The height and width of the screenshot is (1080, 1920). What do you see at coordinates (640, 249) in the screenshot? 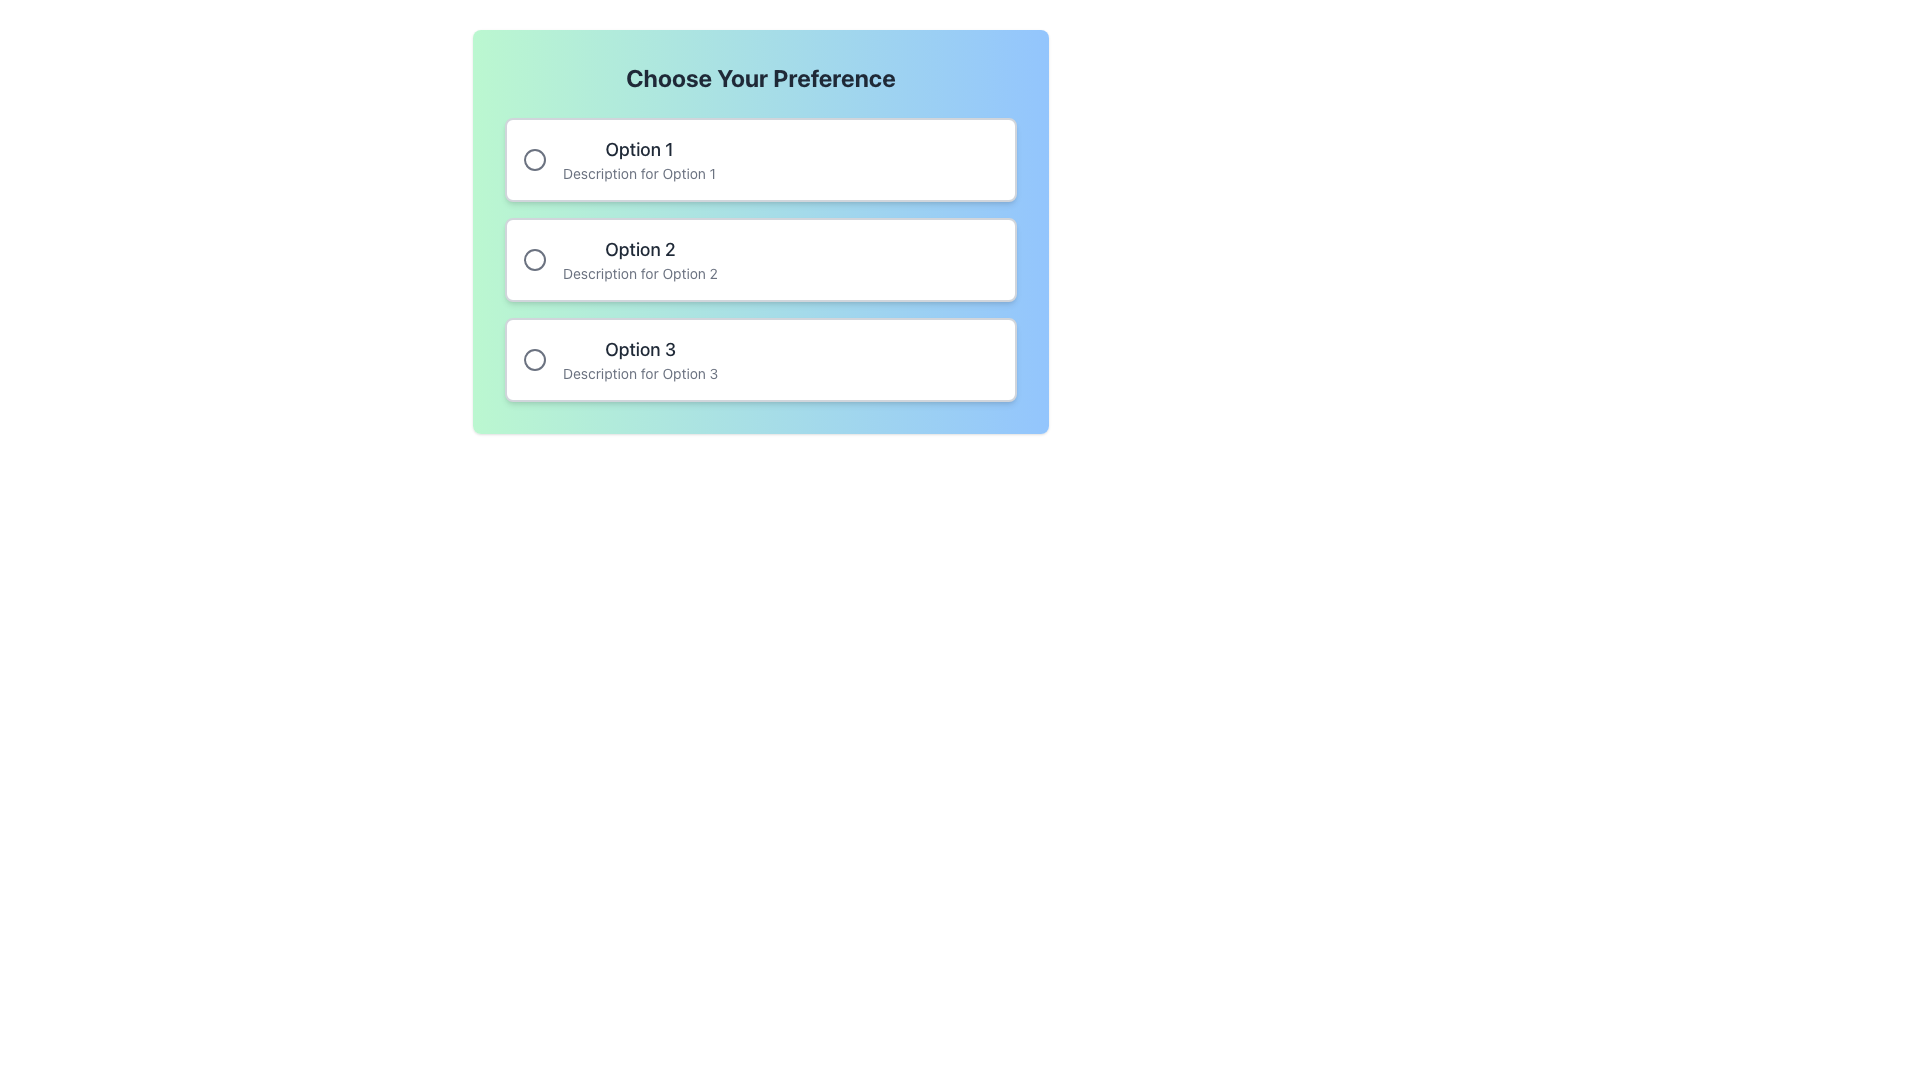
I see `the text label displaying 'Option 2', which is bold and dark-colored, located in the second row of the preference selection interface` at bounding box center [640, 249].